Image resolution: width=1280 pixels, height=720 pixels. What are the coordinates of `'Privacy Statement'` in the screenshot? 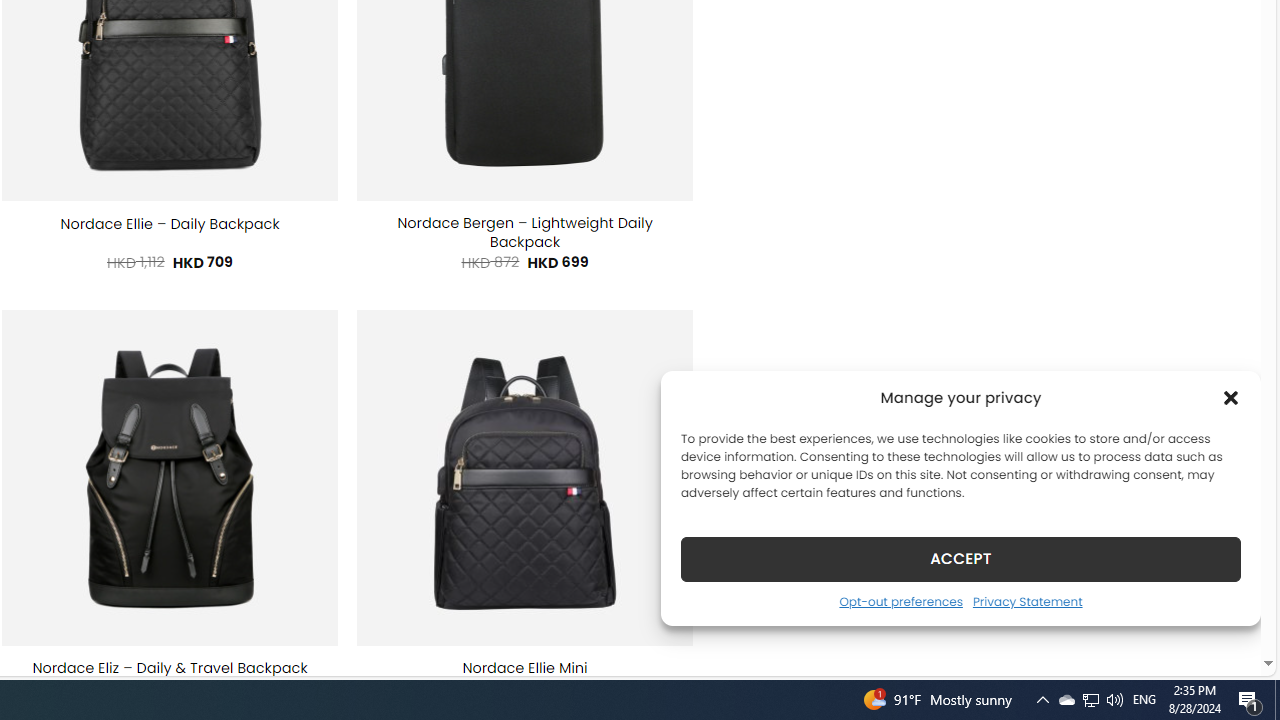 It's located at (1027, 600).